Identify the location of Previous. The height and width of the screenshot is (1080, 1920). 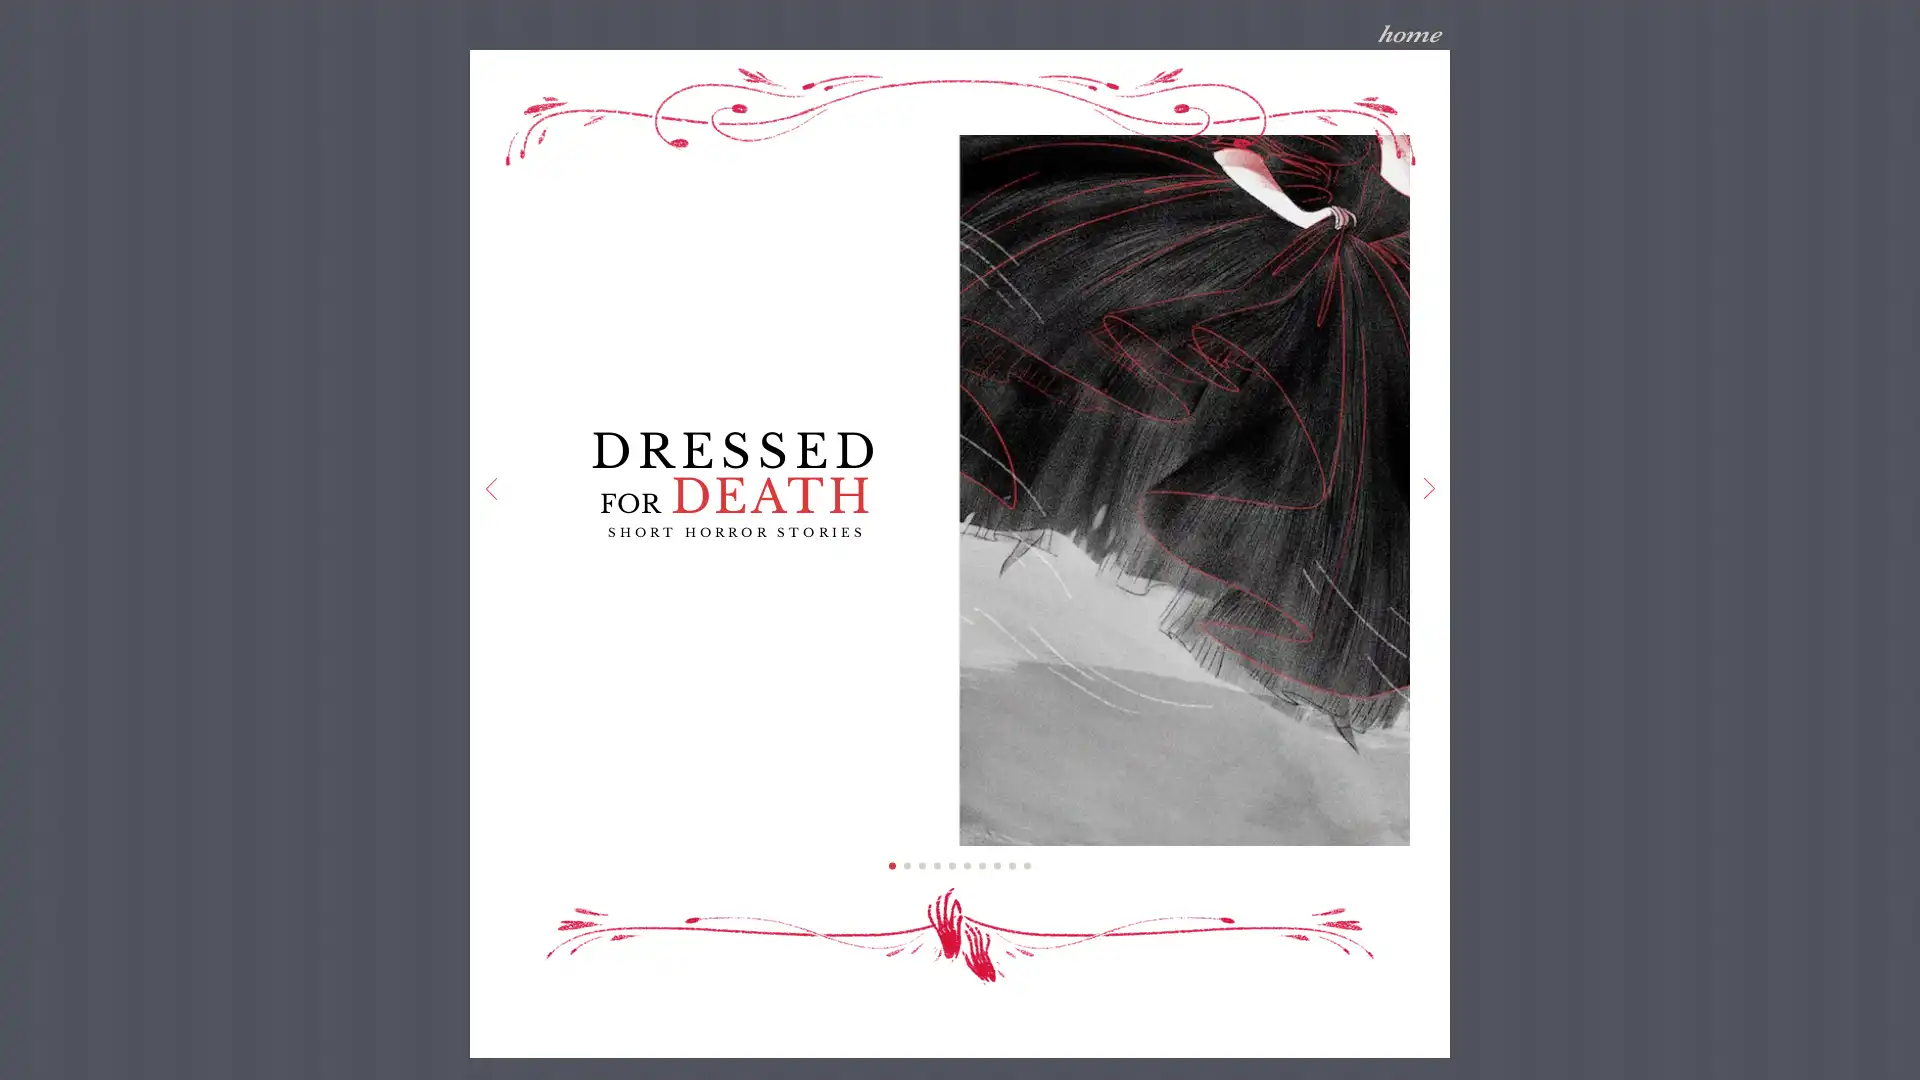
(490, 489).